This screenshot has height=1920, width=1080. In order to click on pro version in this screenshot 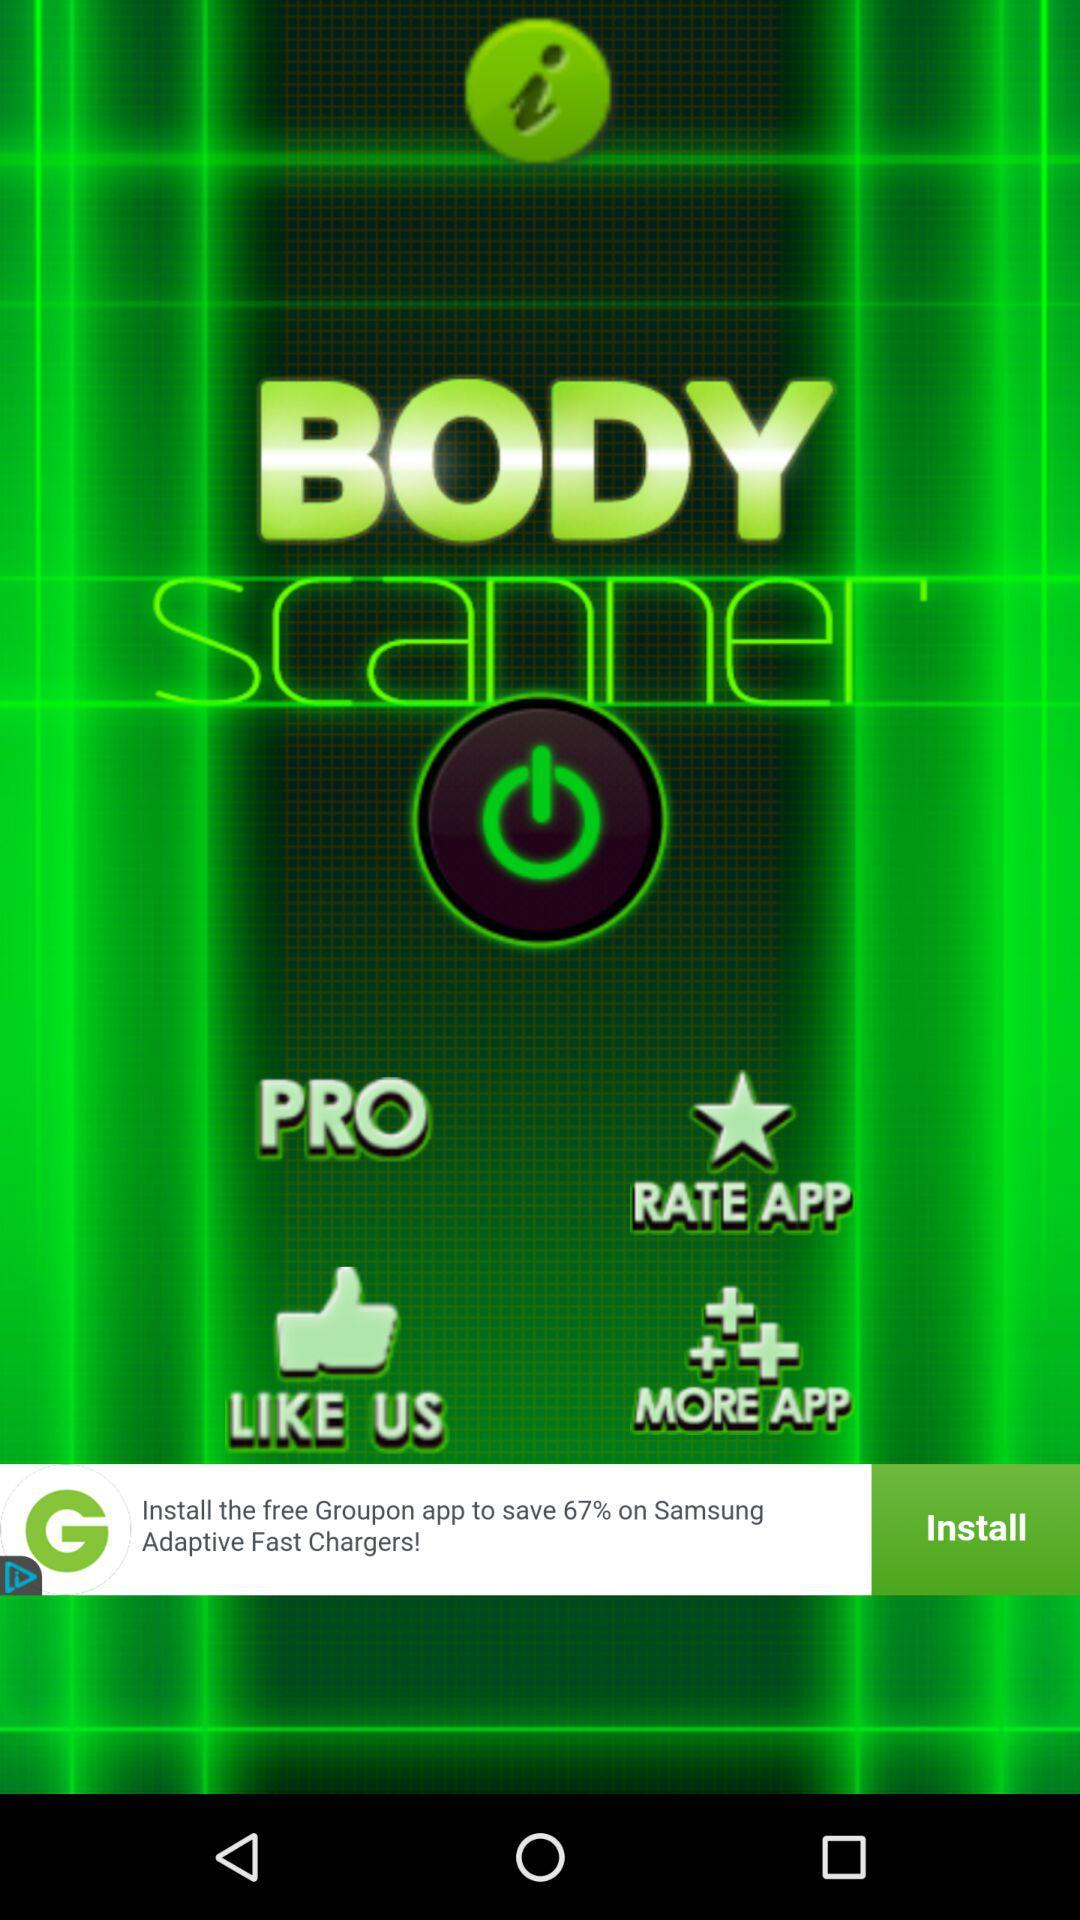, I will do `click(336, 1152)`.